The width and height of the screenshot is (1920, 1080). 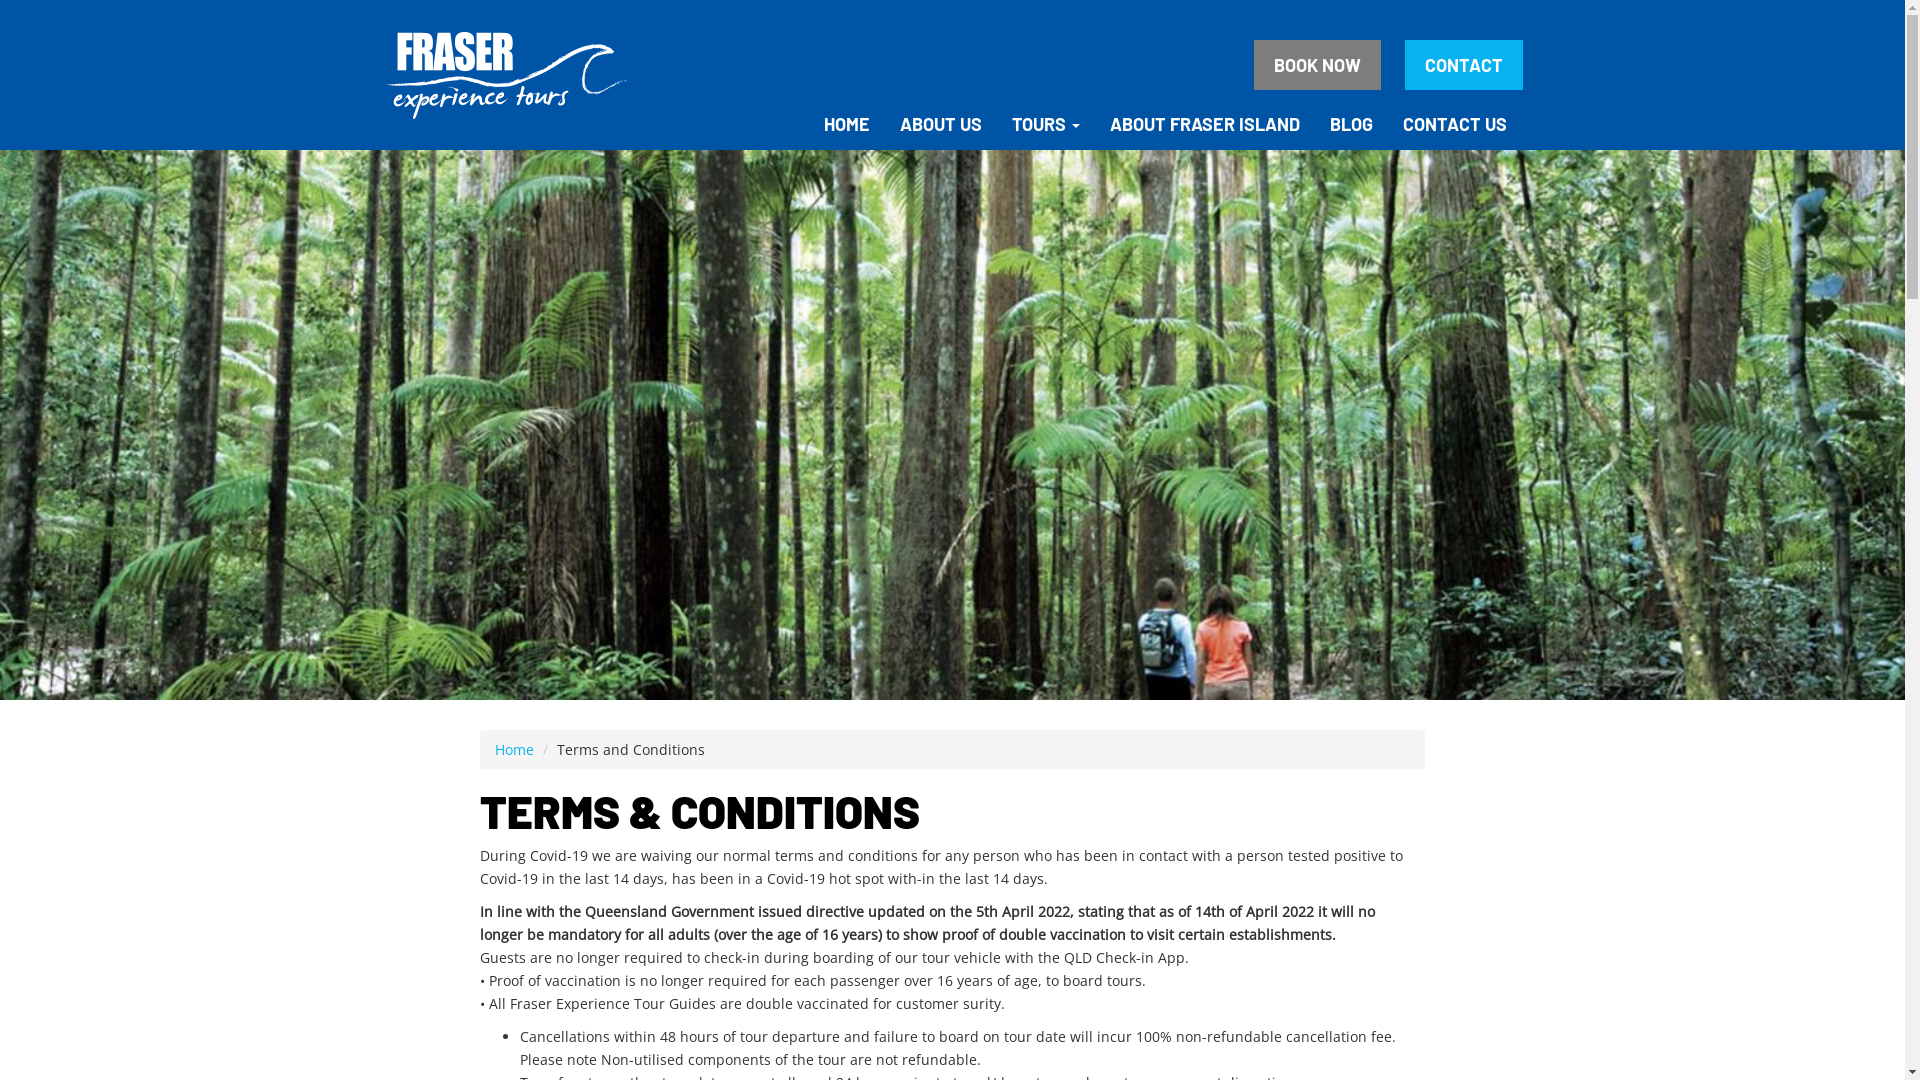 I want to click on 'HOME', so click(x=807, y=123).